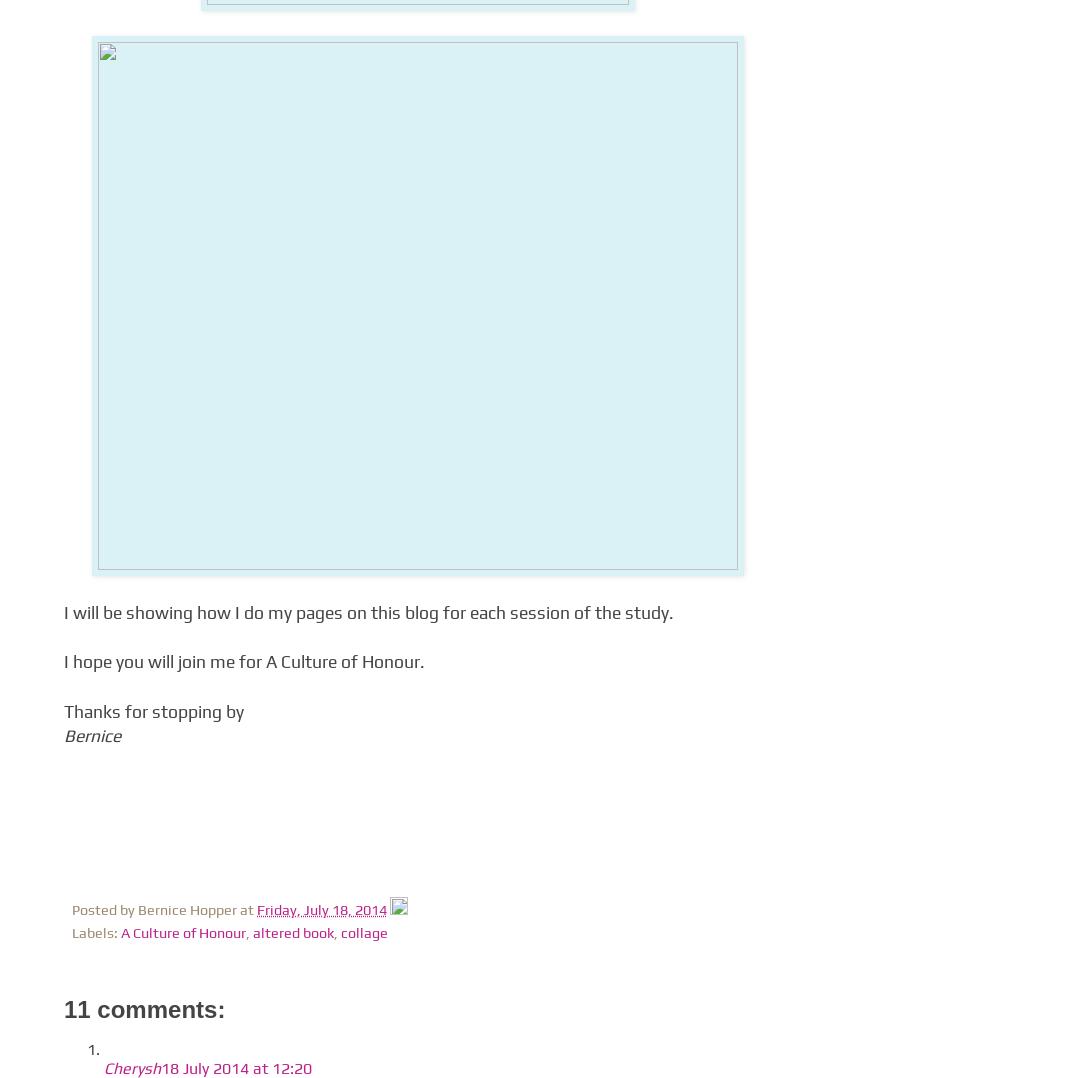  I want to click on '11 comments:', so click(63, 1008).